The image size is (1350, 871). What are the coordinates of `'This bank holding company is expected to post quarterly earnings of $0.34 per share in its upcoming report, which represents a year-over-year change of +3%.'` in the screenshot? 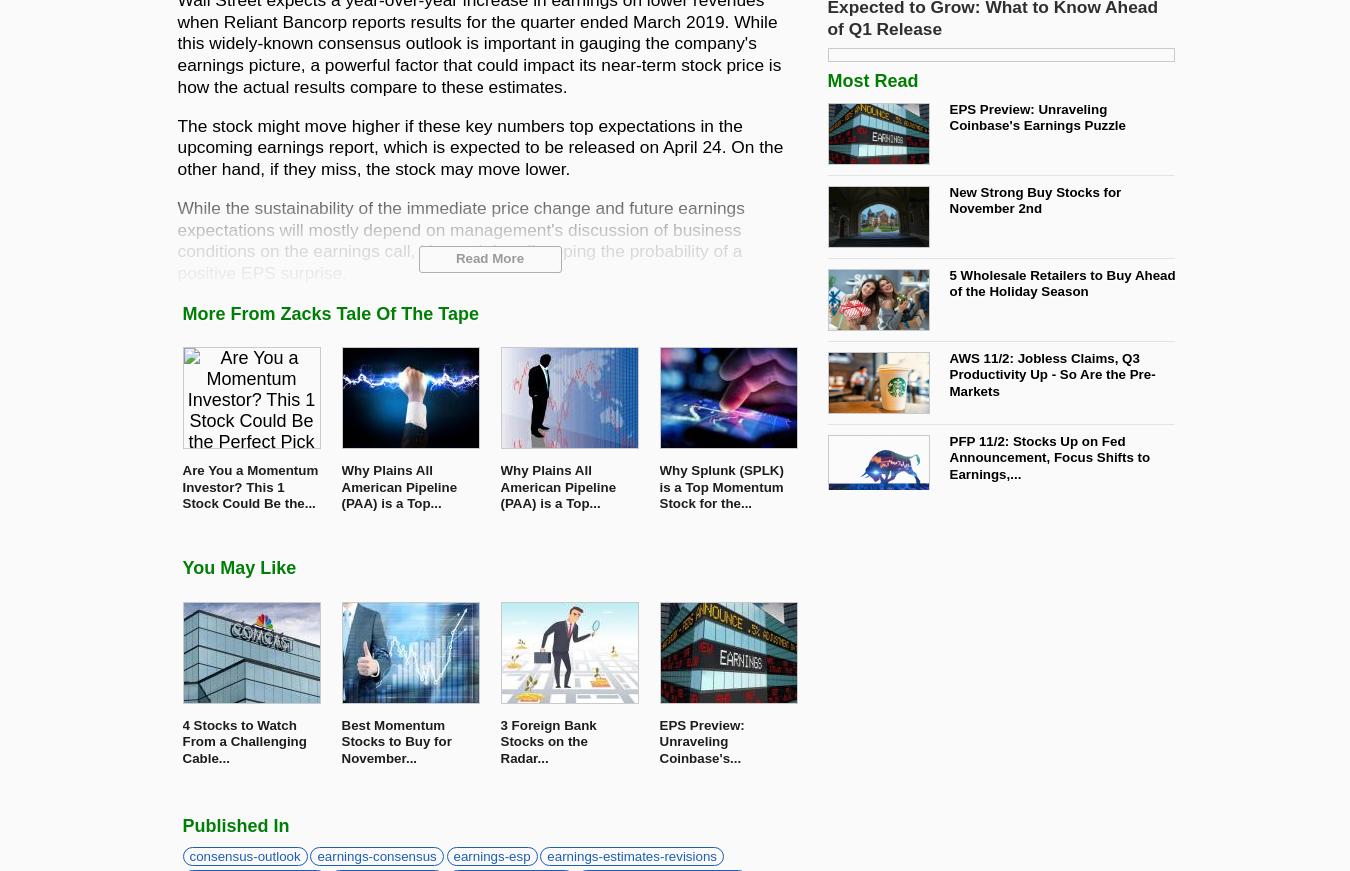 It's located at (482, 360).